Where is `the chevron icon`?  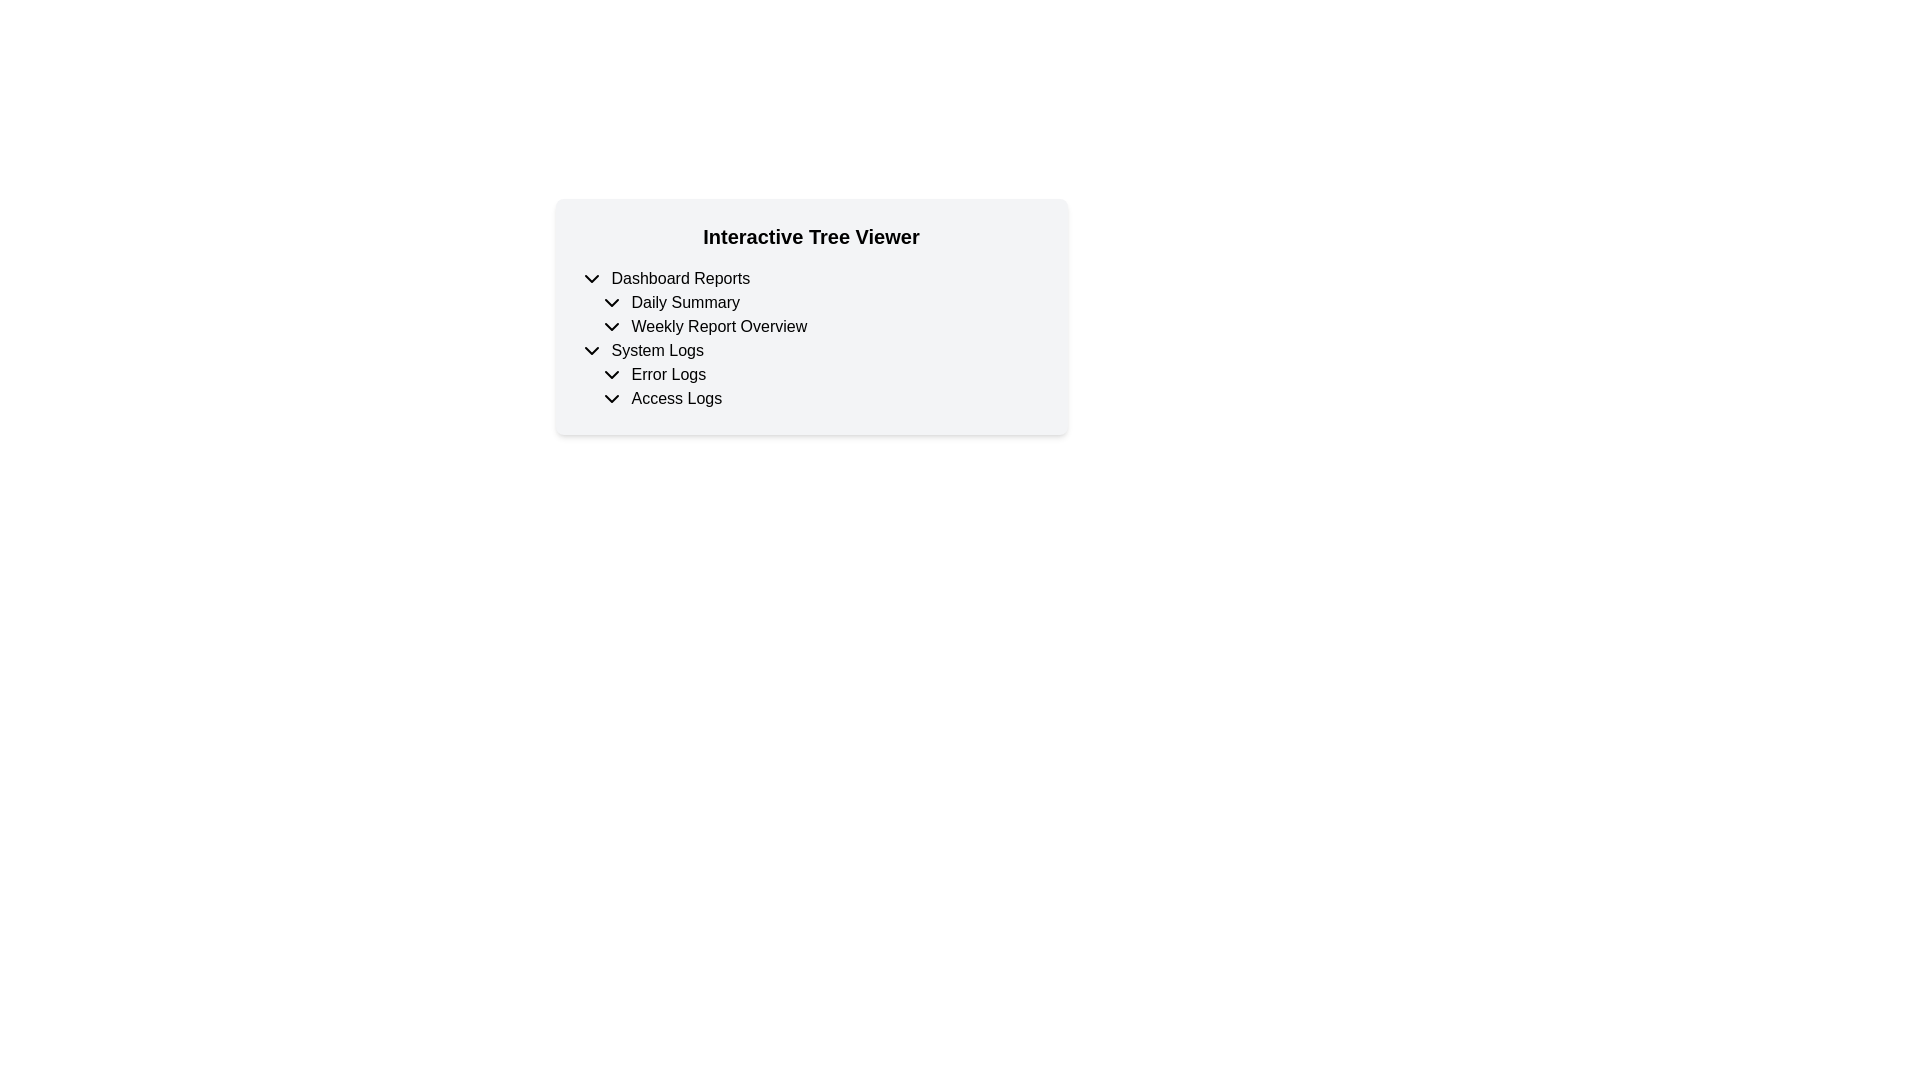
the chevron icon is located at coordinates (590, 278).